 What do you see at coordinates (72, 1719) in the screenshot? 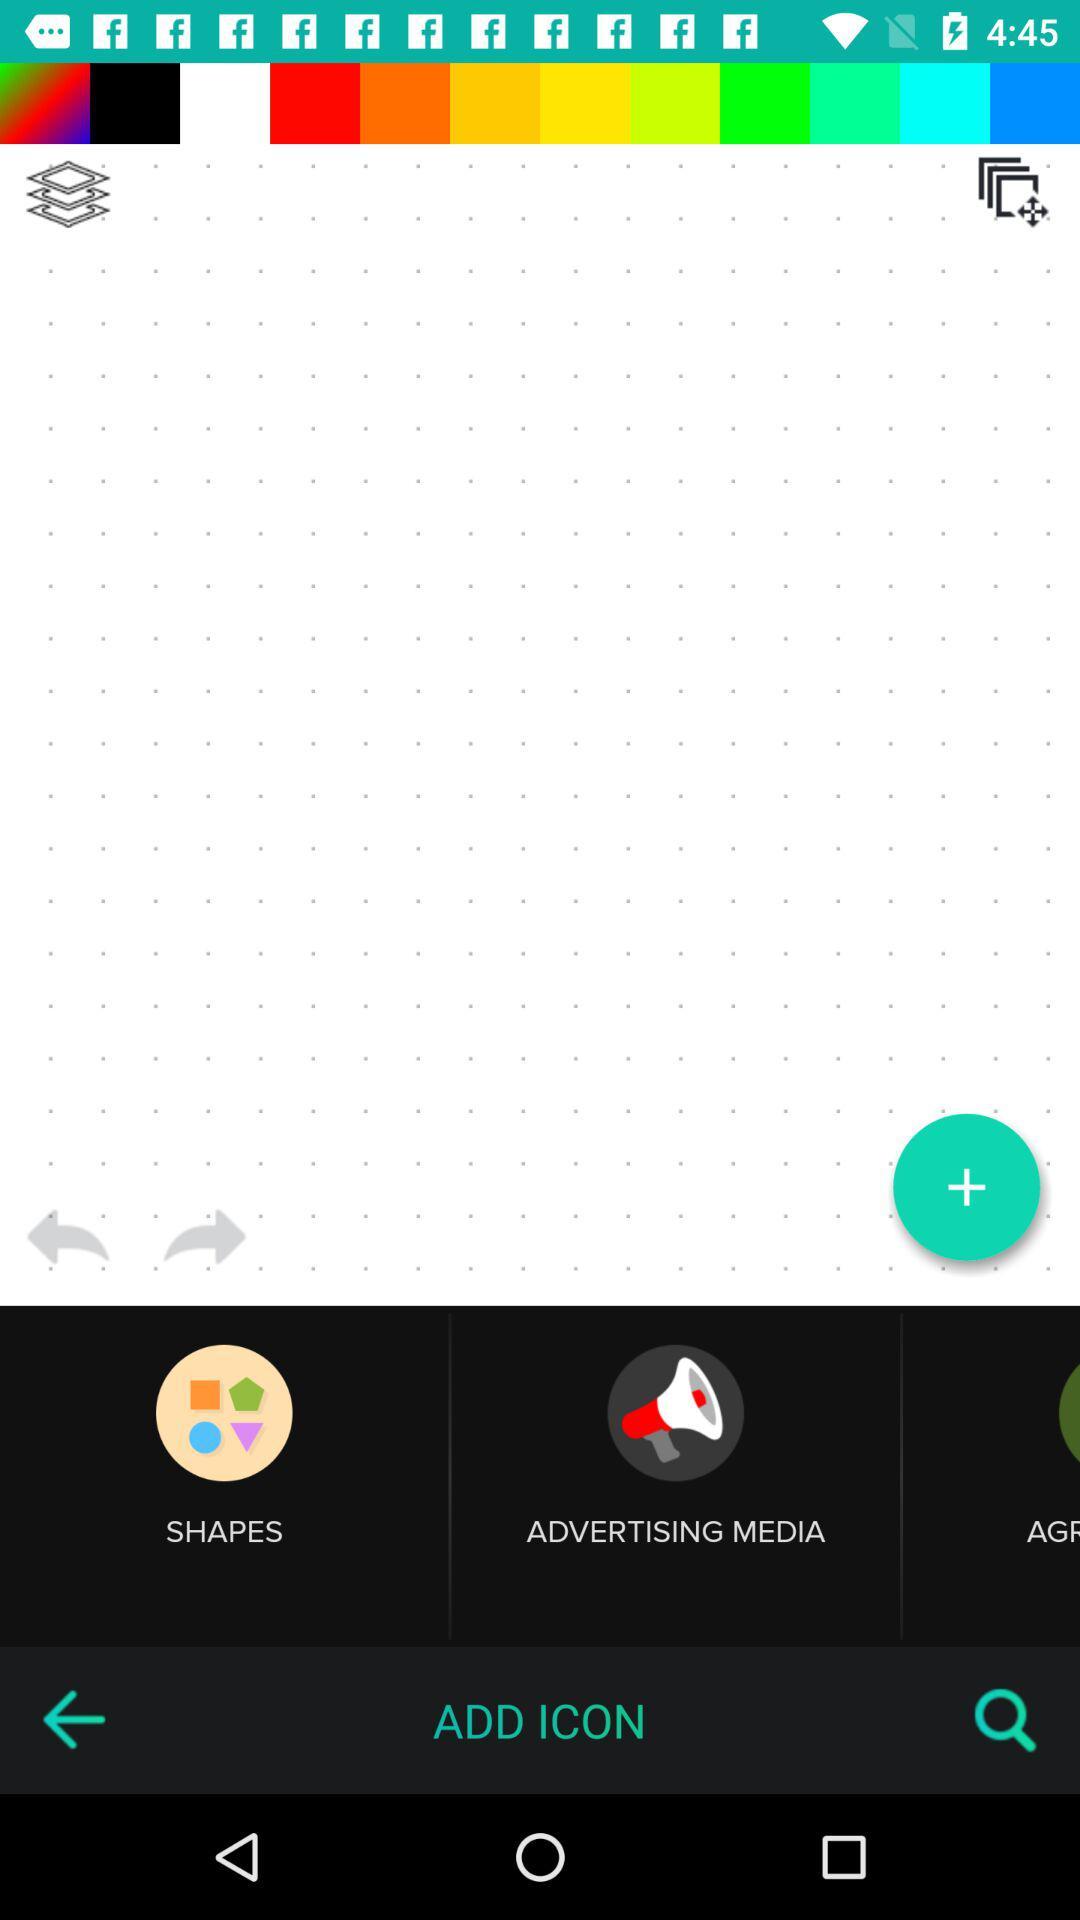
I see `icon below the shapes icon` at bounding box center [72, 1719].